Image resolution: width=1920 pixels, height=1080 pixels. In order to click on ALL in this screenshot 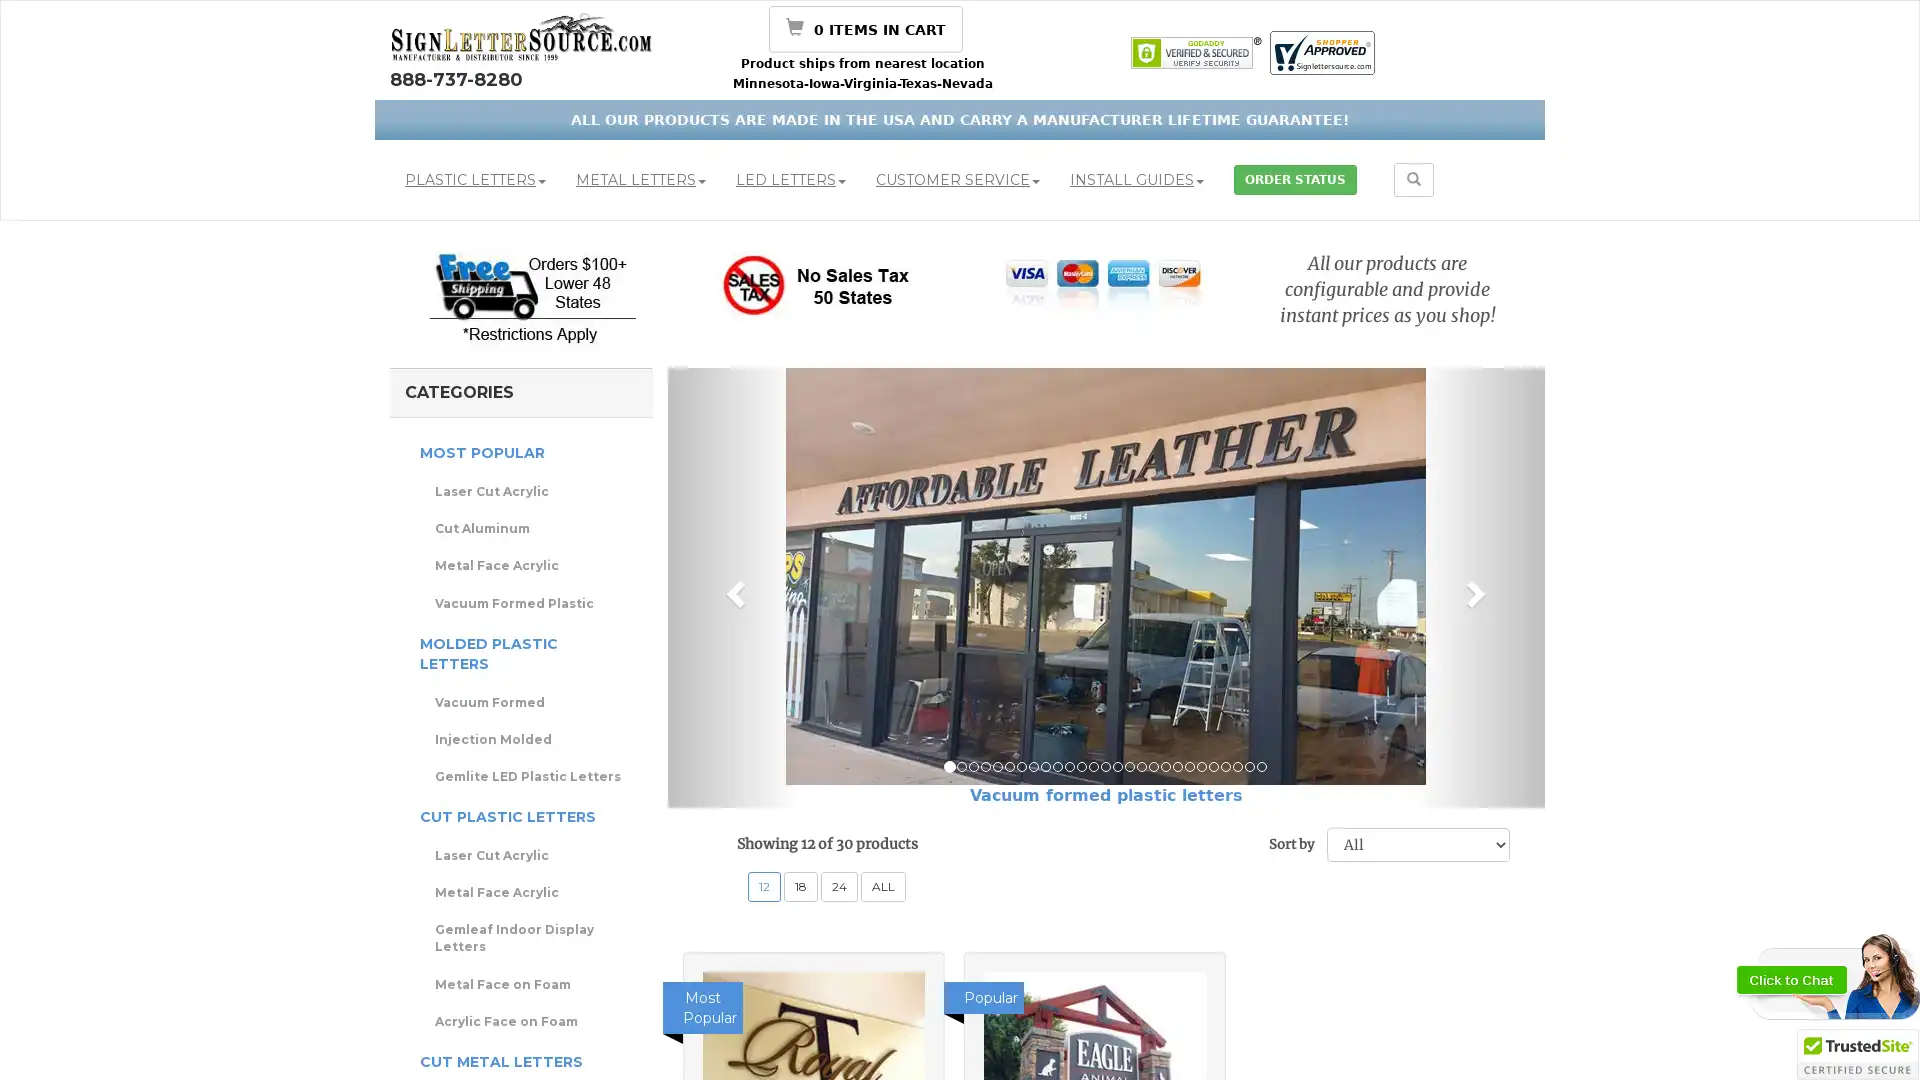, I will do `click(882, 886)`.